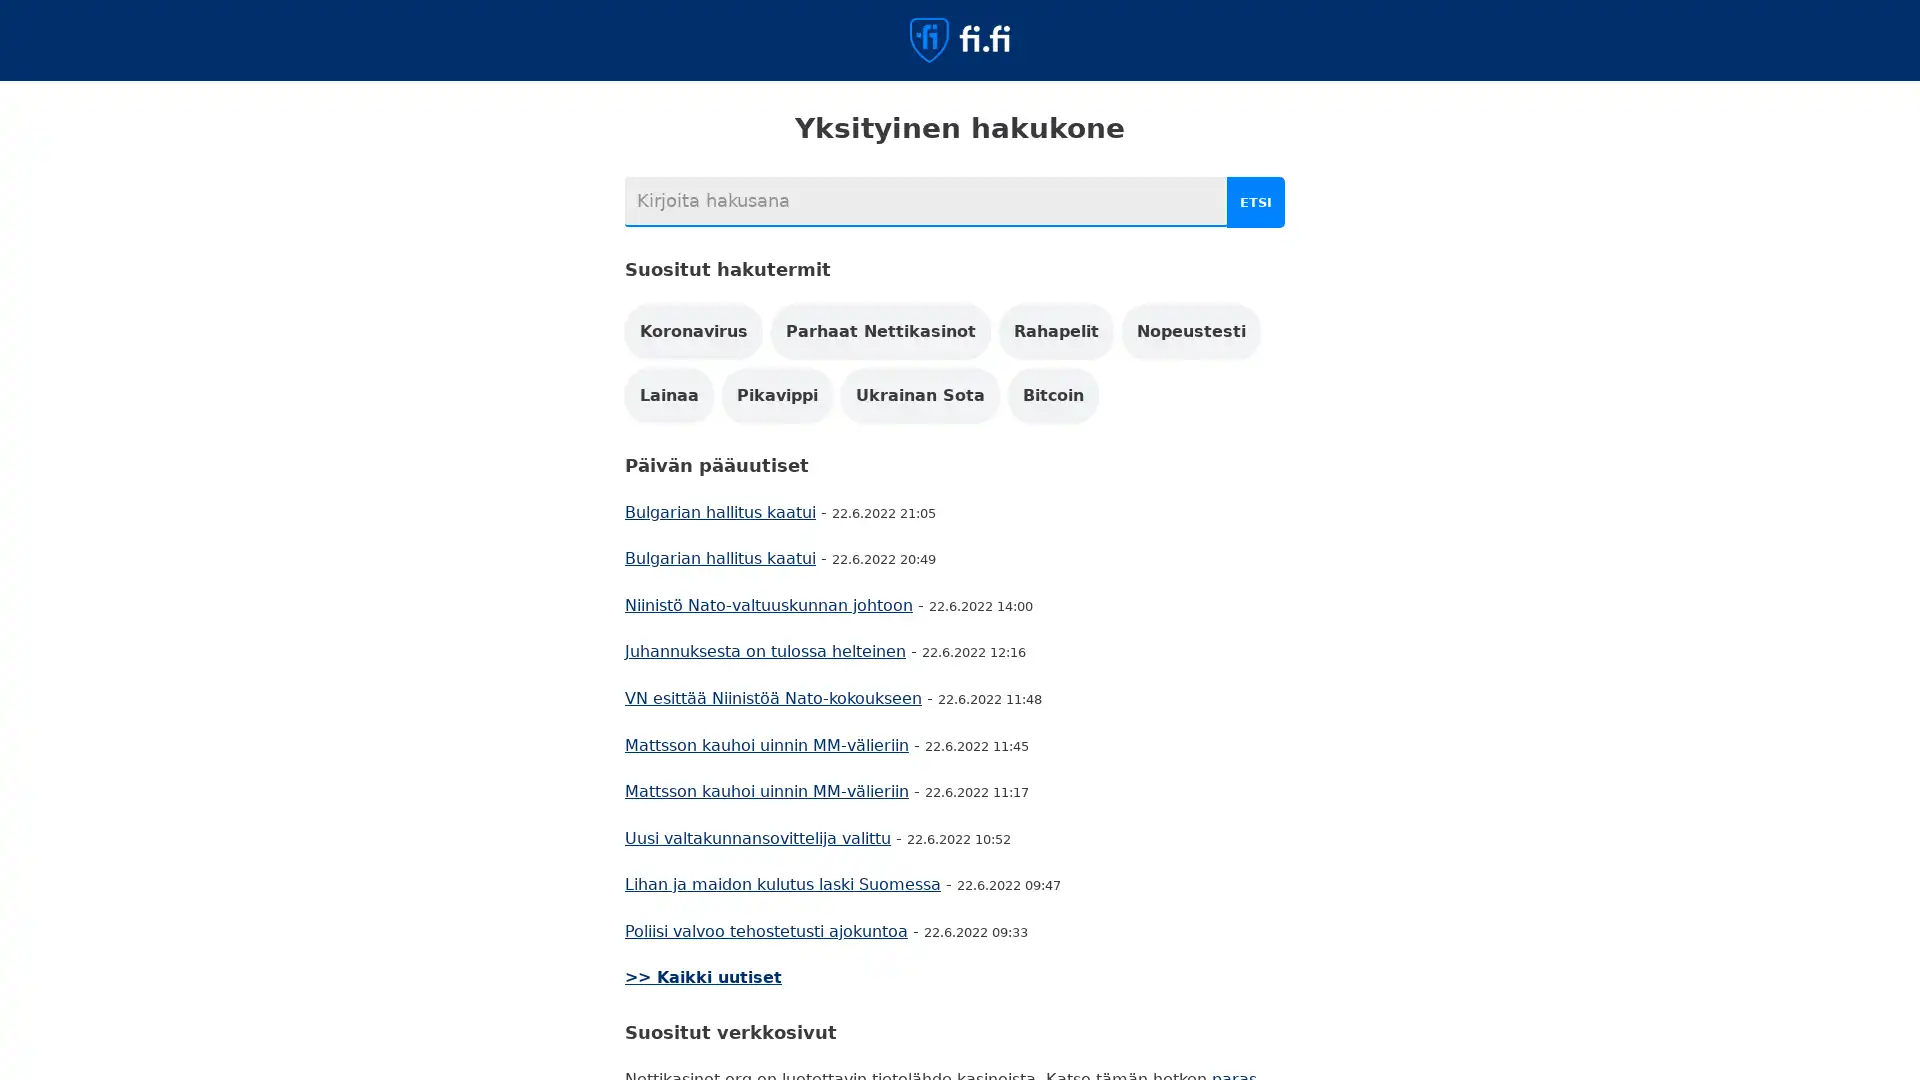 The height and width of the screenshot is (1080, 1920). Describe the element at coordinates (1257, 202) in the screenshot. I see `ETSI` at that location.